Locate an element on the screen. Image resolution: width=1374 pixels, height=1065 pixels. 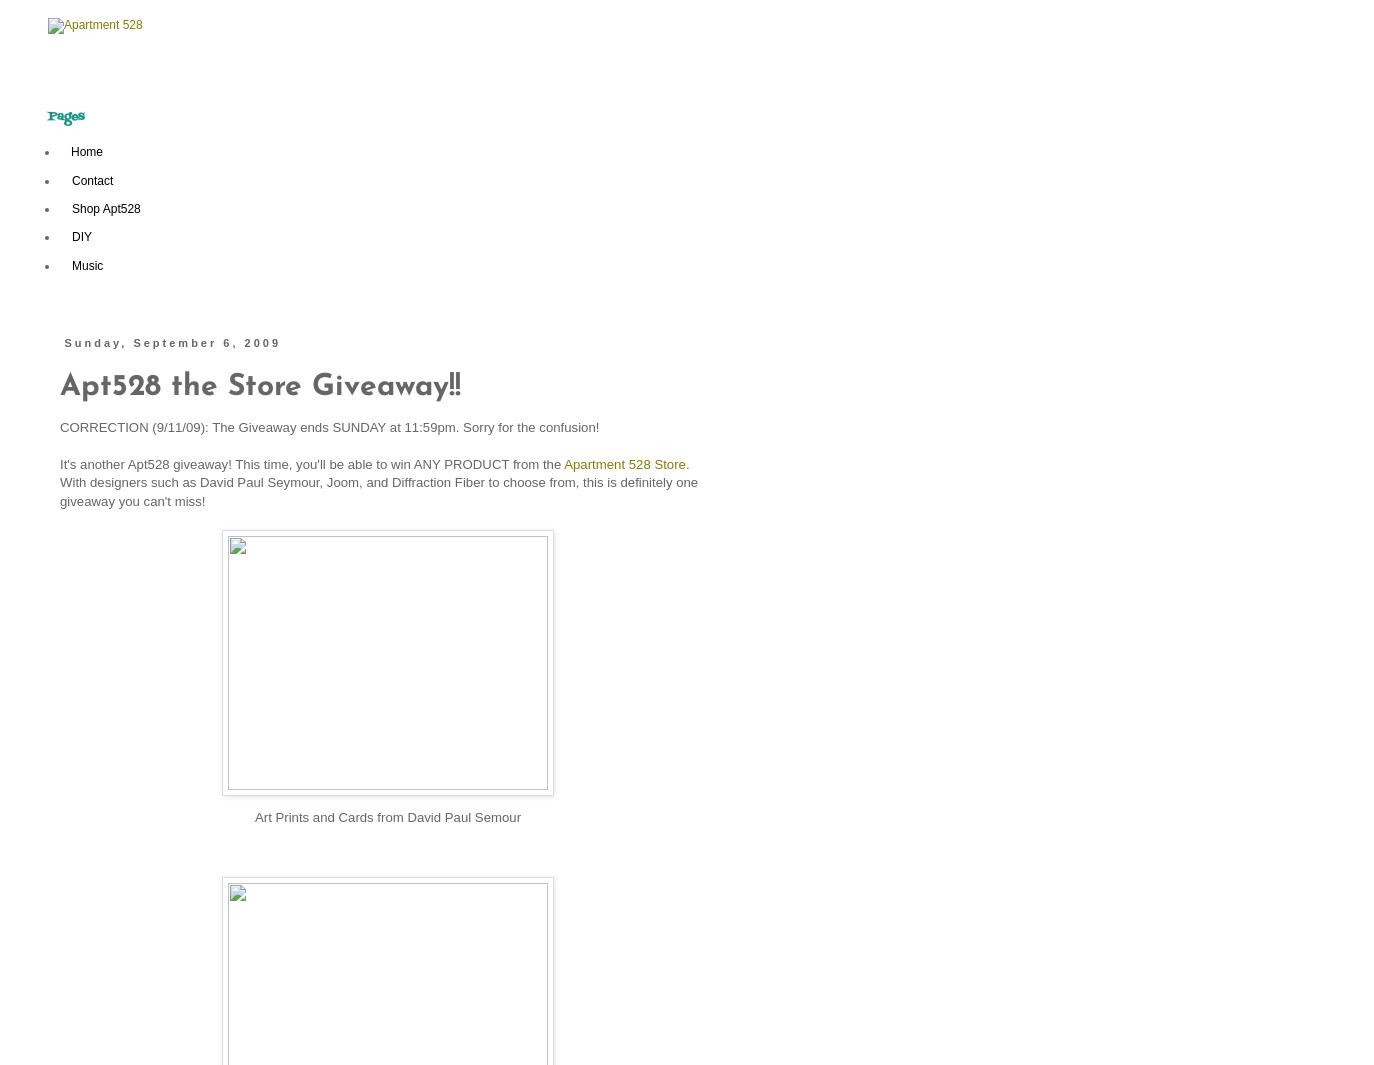
'Contact' is located at coordinates (91, 178).